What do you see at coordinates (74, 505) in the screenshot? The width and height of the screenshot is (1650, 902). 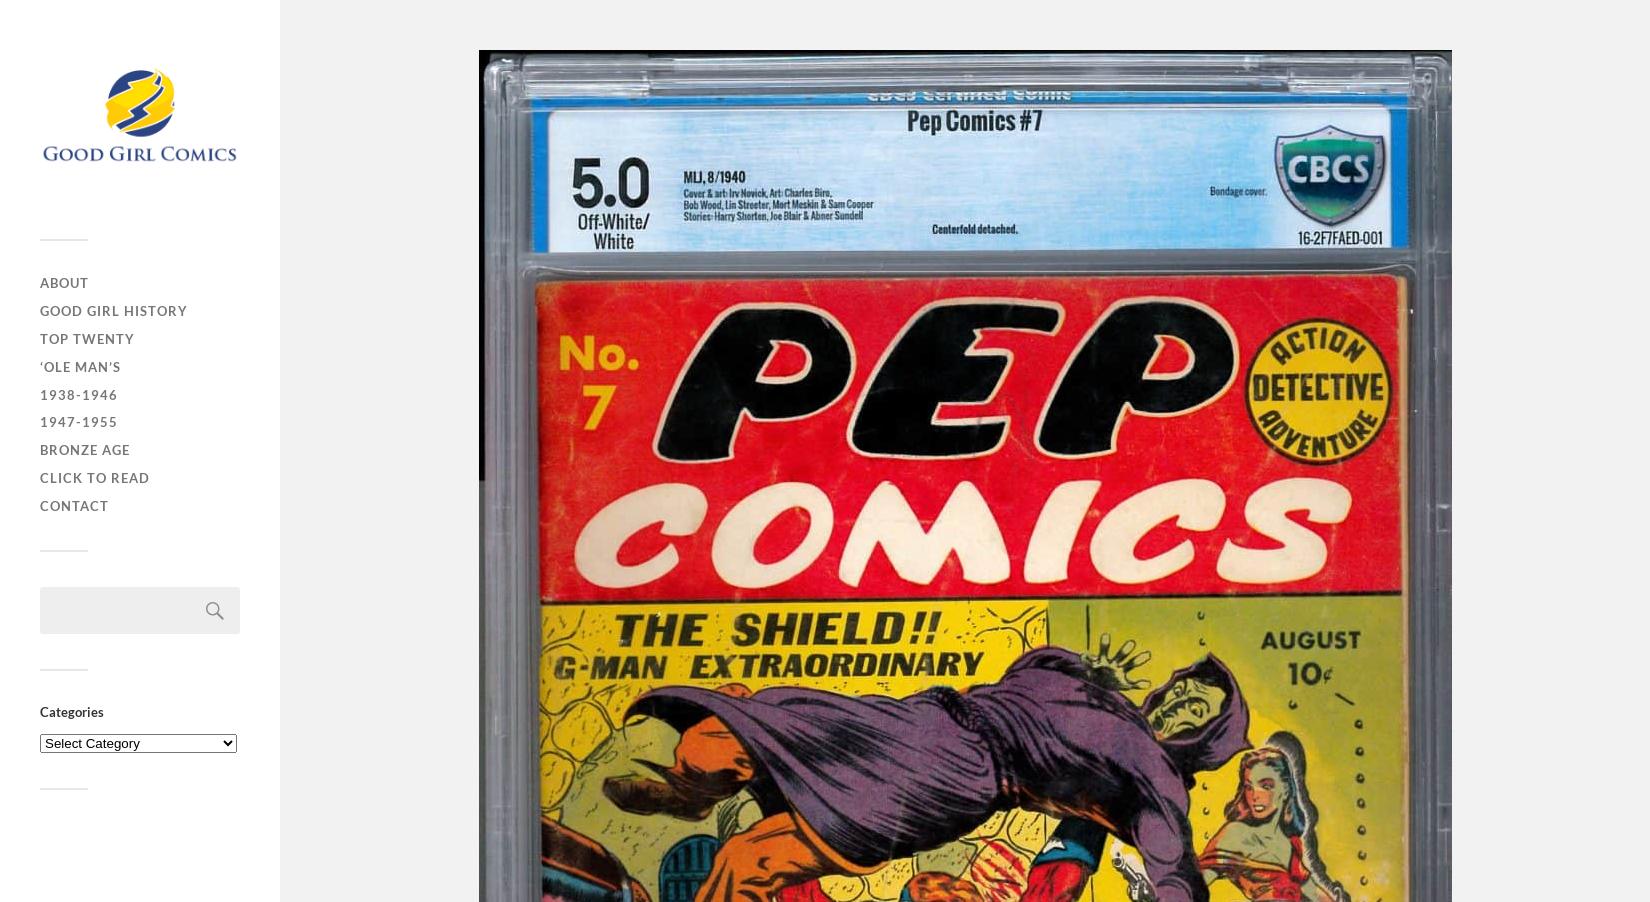 I see `'Contact'` at bounding box center [74, 505].